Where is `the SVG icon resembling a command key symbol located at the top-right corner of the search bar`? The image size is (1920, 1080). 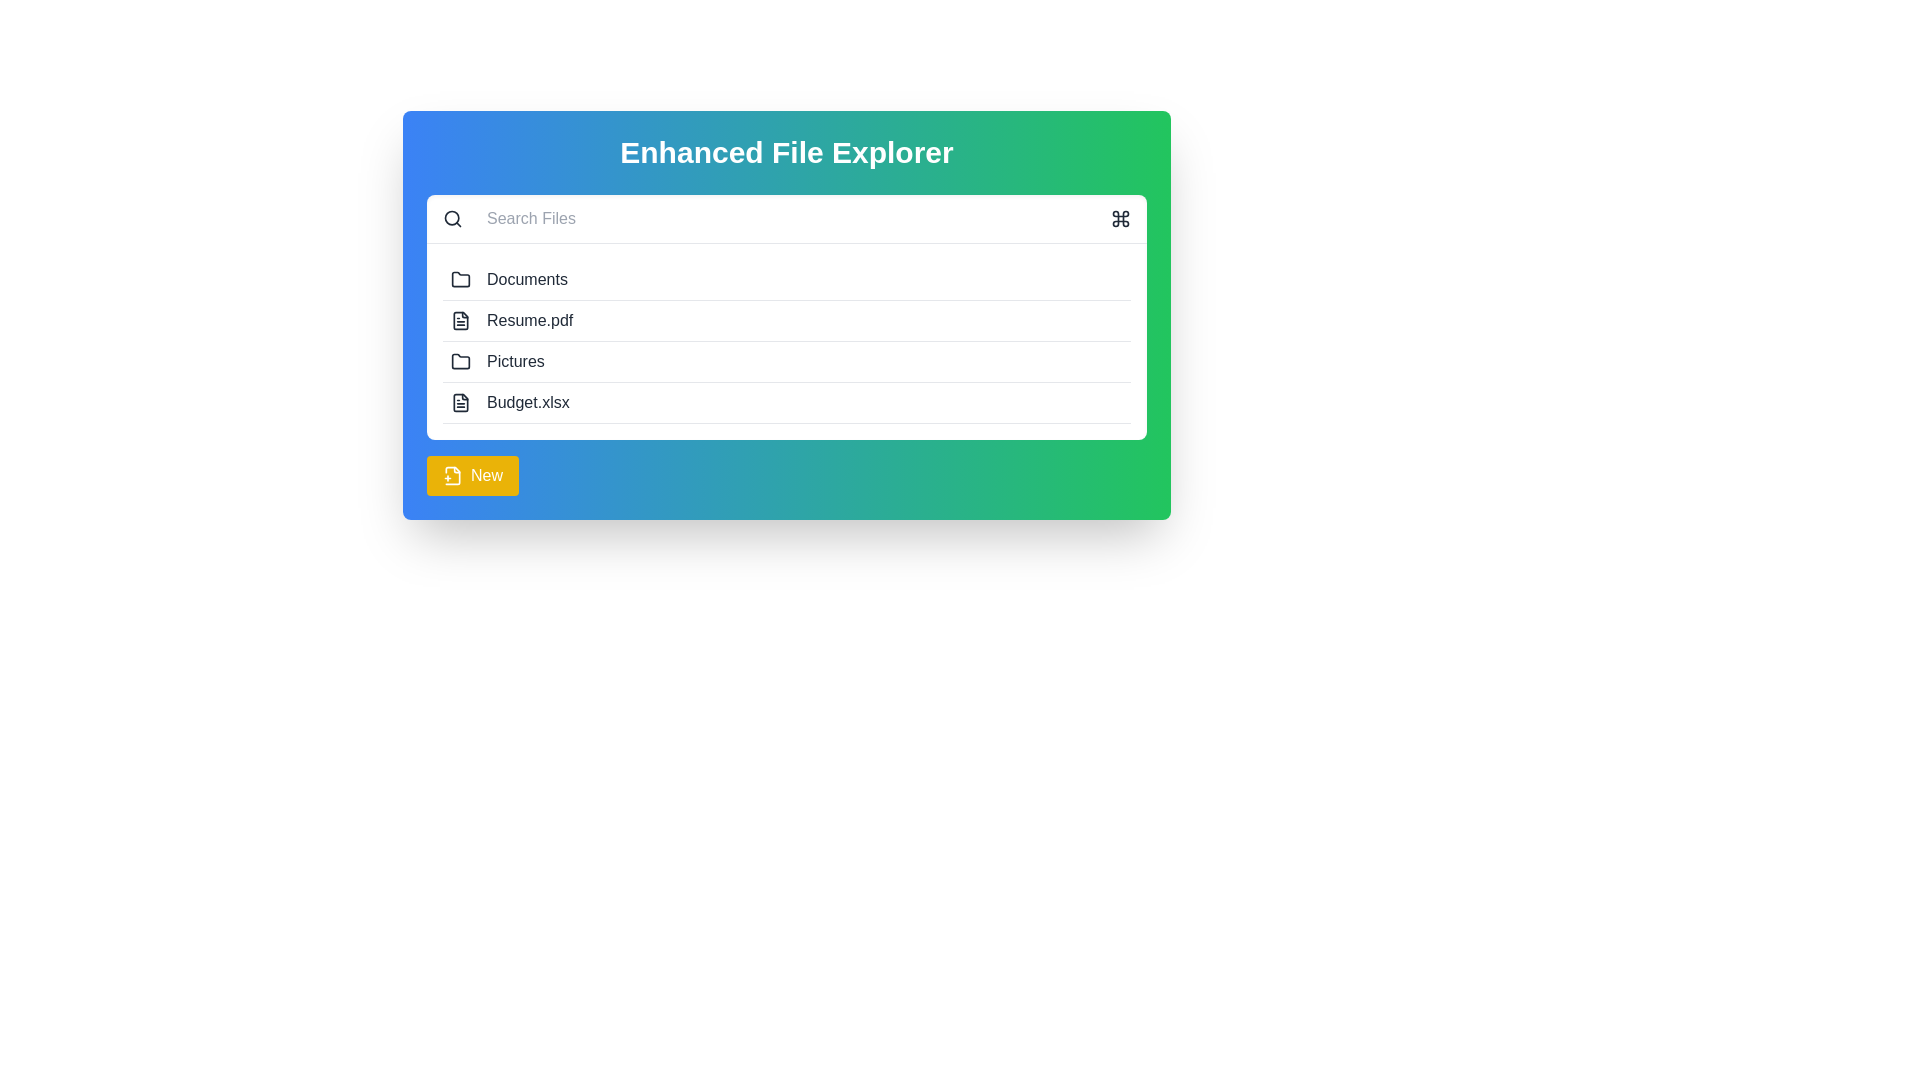
the SVG icon resembling a command key symbol located at the top-right corner of the search bar is located at coordinates (1121, 219).